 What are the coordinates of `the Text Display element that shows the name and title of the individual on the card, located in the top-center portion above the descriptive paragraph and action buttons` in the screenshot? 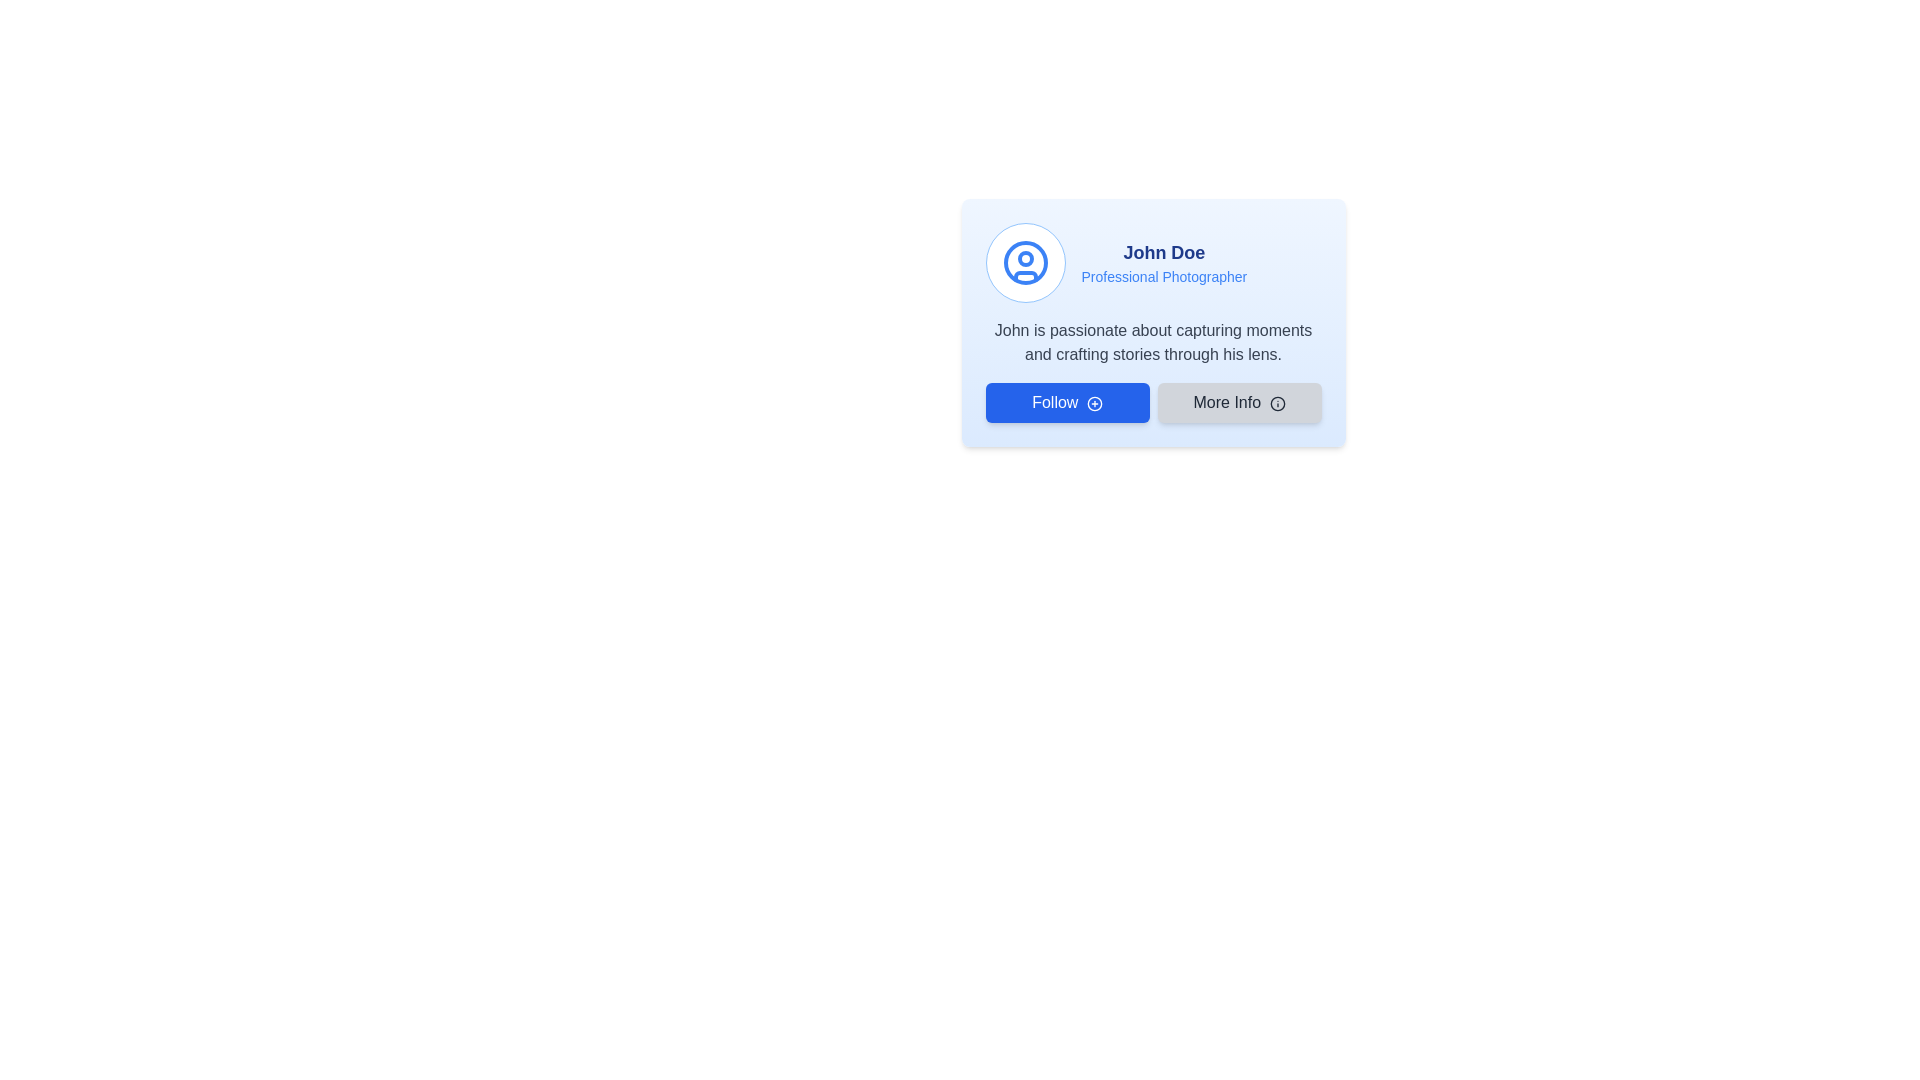 It's located at (1164, 261).